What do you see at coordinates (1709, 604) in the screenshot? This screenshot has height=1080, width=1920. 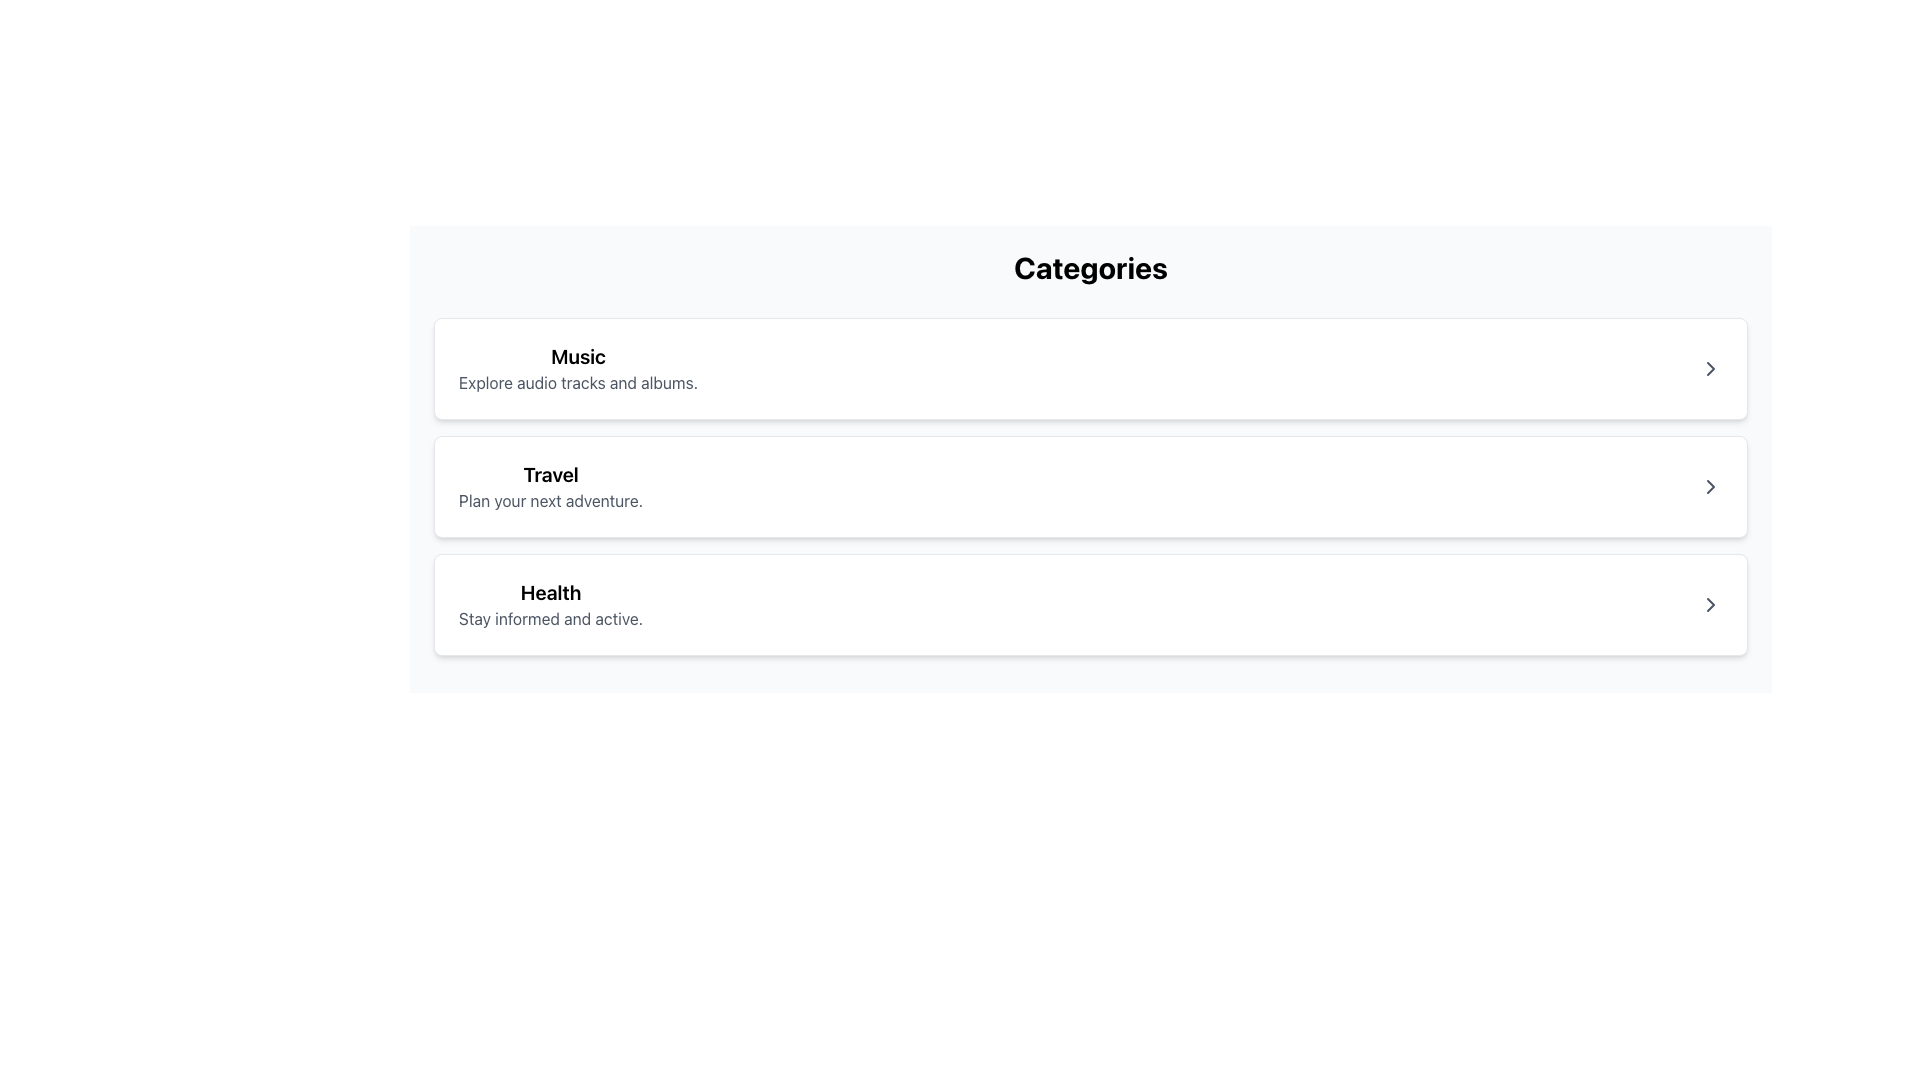 I see `the gray right-pointing chevron icon located at the far-right end of the 'Health' card in the 'Categories' section` at bounding box center [1709, 604].